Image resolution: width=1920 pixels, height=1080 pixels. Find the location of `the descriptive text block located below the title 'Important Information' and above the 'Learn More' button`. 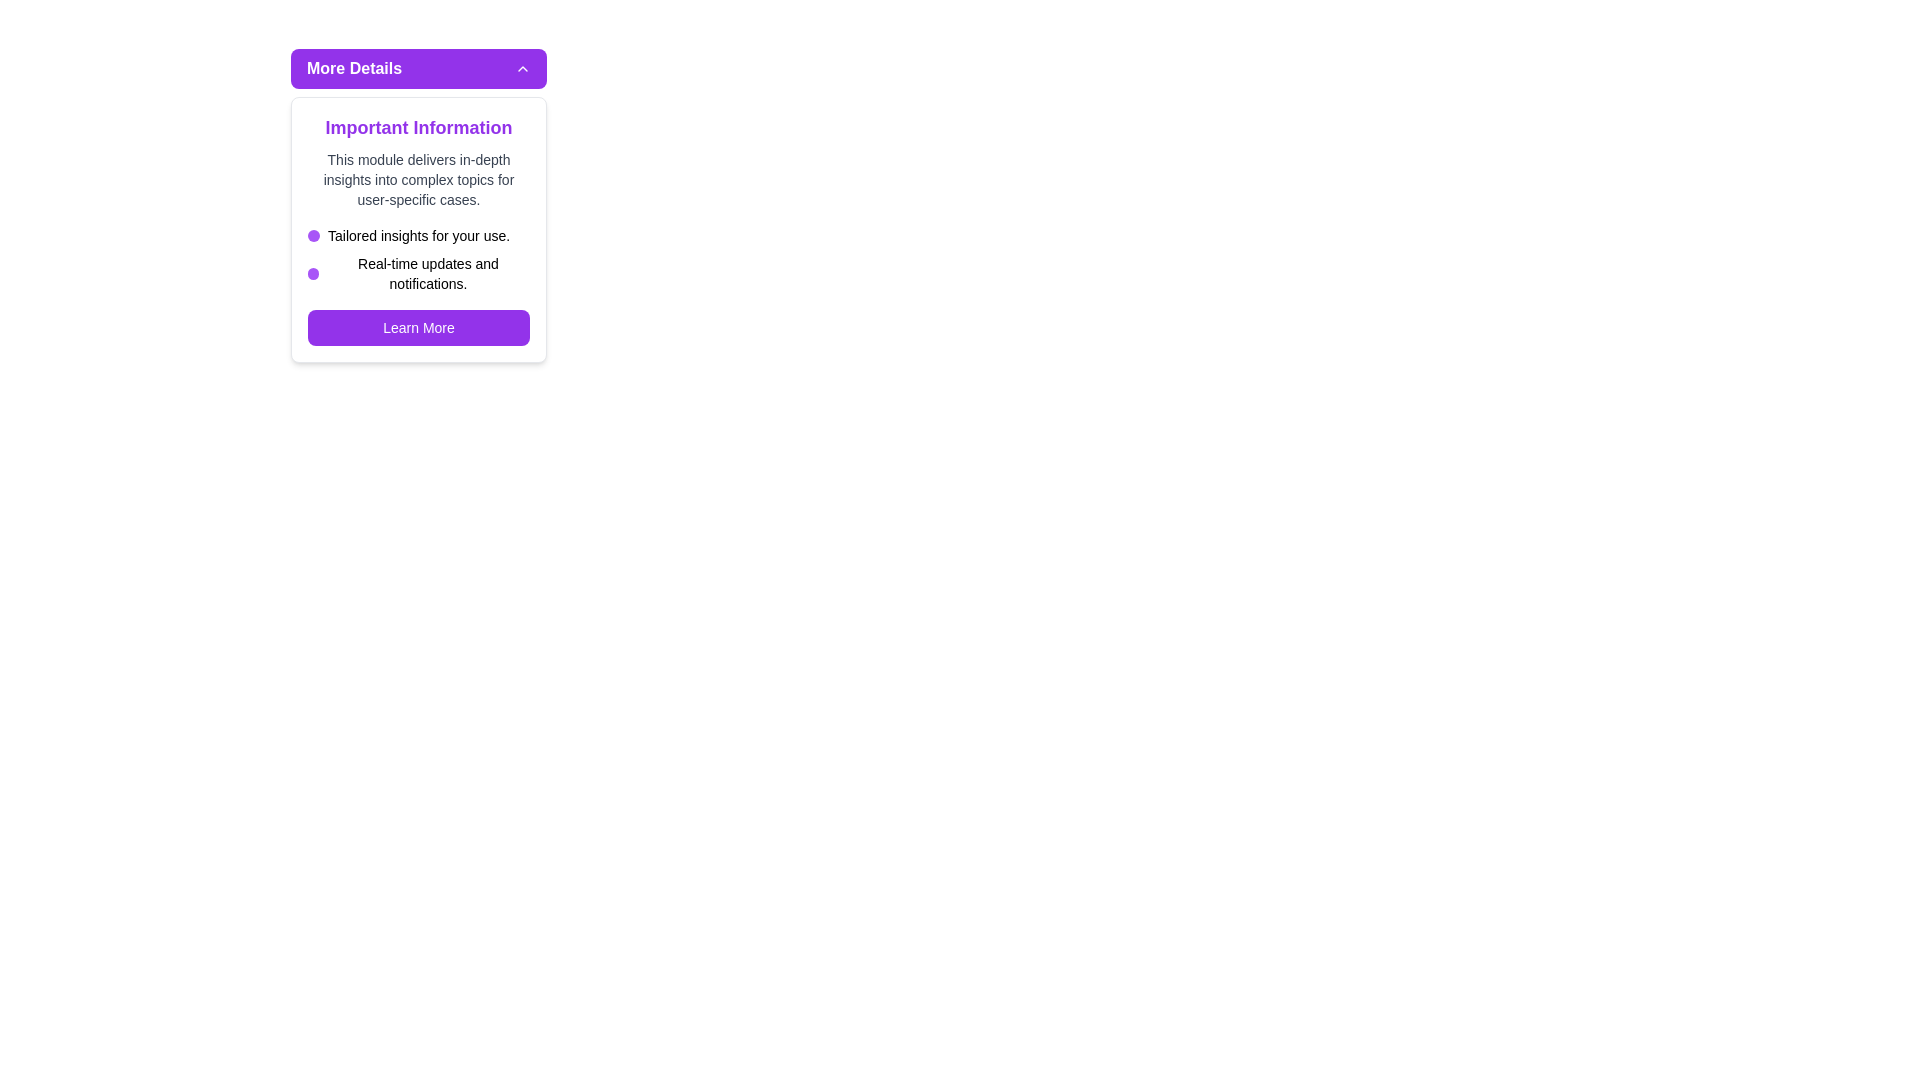

the descriptive text block located below the title 'Important Information' and above the 'Learn More' button is located at coordinates (417, 180).